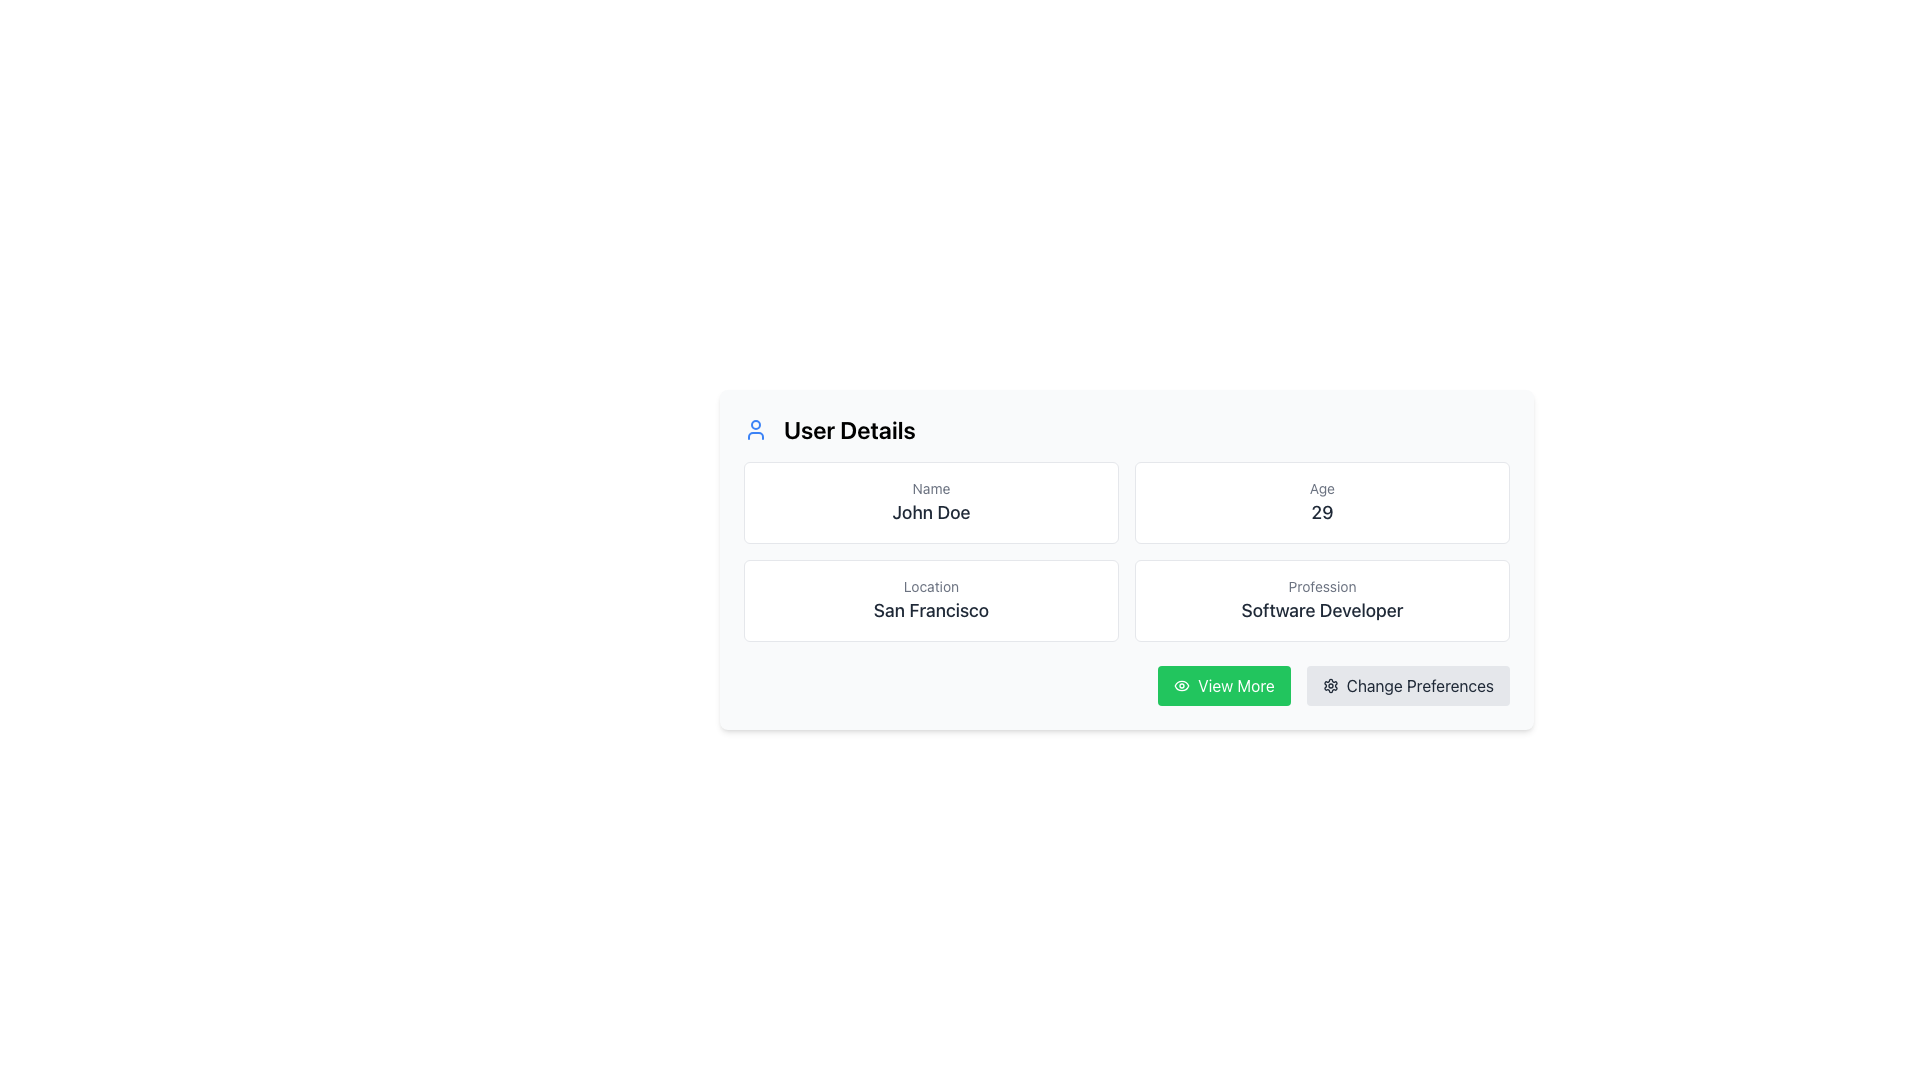 The height and width of the screenshot is (1080, 1920). What do you see at coordinates (1182, 685) in the screenshot?
I see `the circular eye-like icon located within the green button labeled 'View More' at the bottom-right corner of the user details card` at bounding box center [1182, 685].